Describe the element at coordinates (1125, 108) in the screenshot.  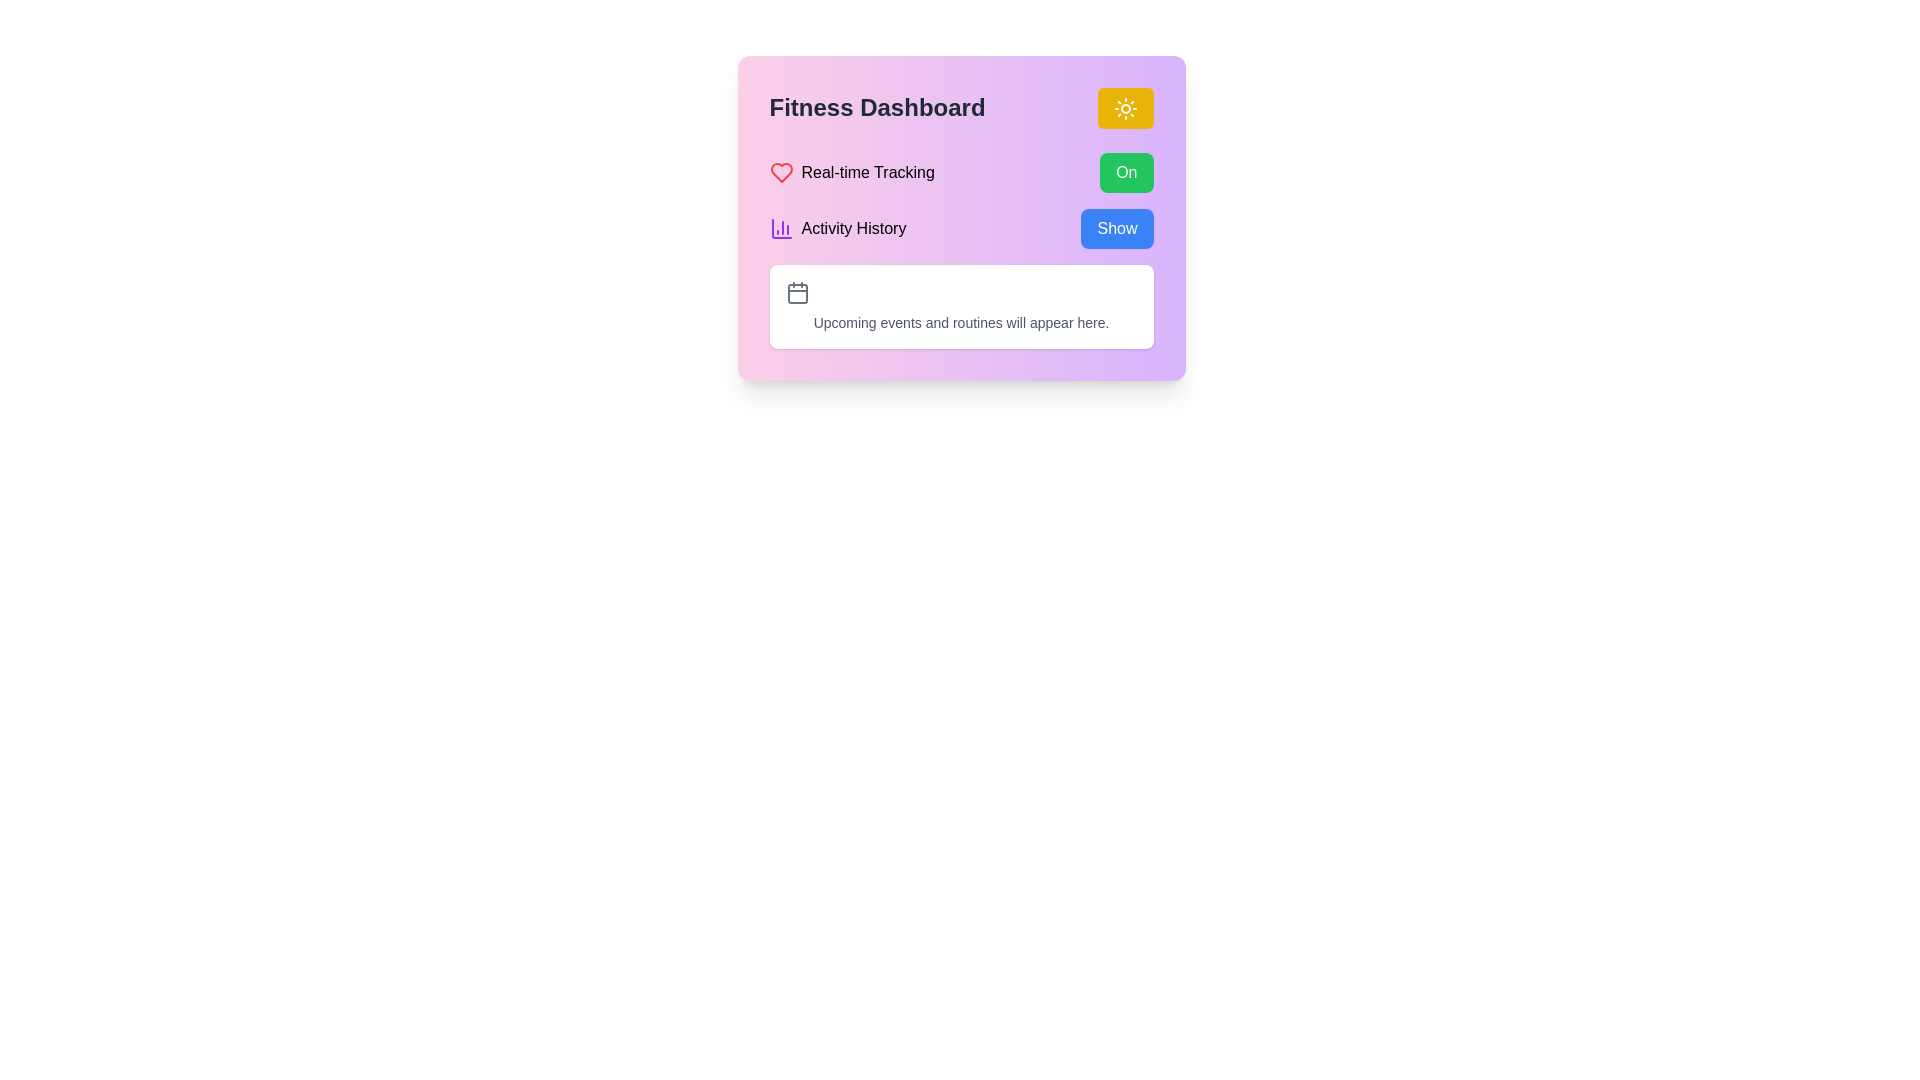
I see `the sun-like SVG icon located at the top-right corner of the 'Fitness Dashboard'` at that location.